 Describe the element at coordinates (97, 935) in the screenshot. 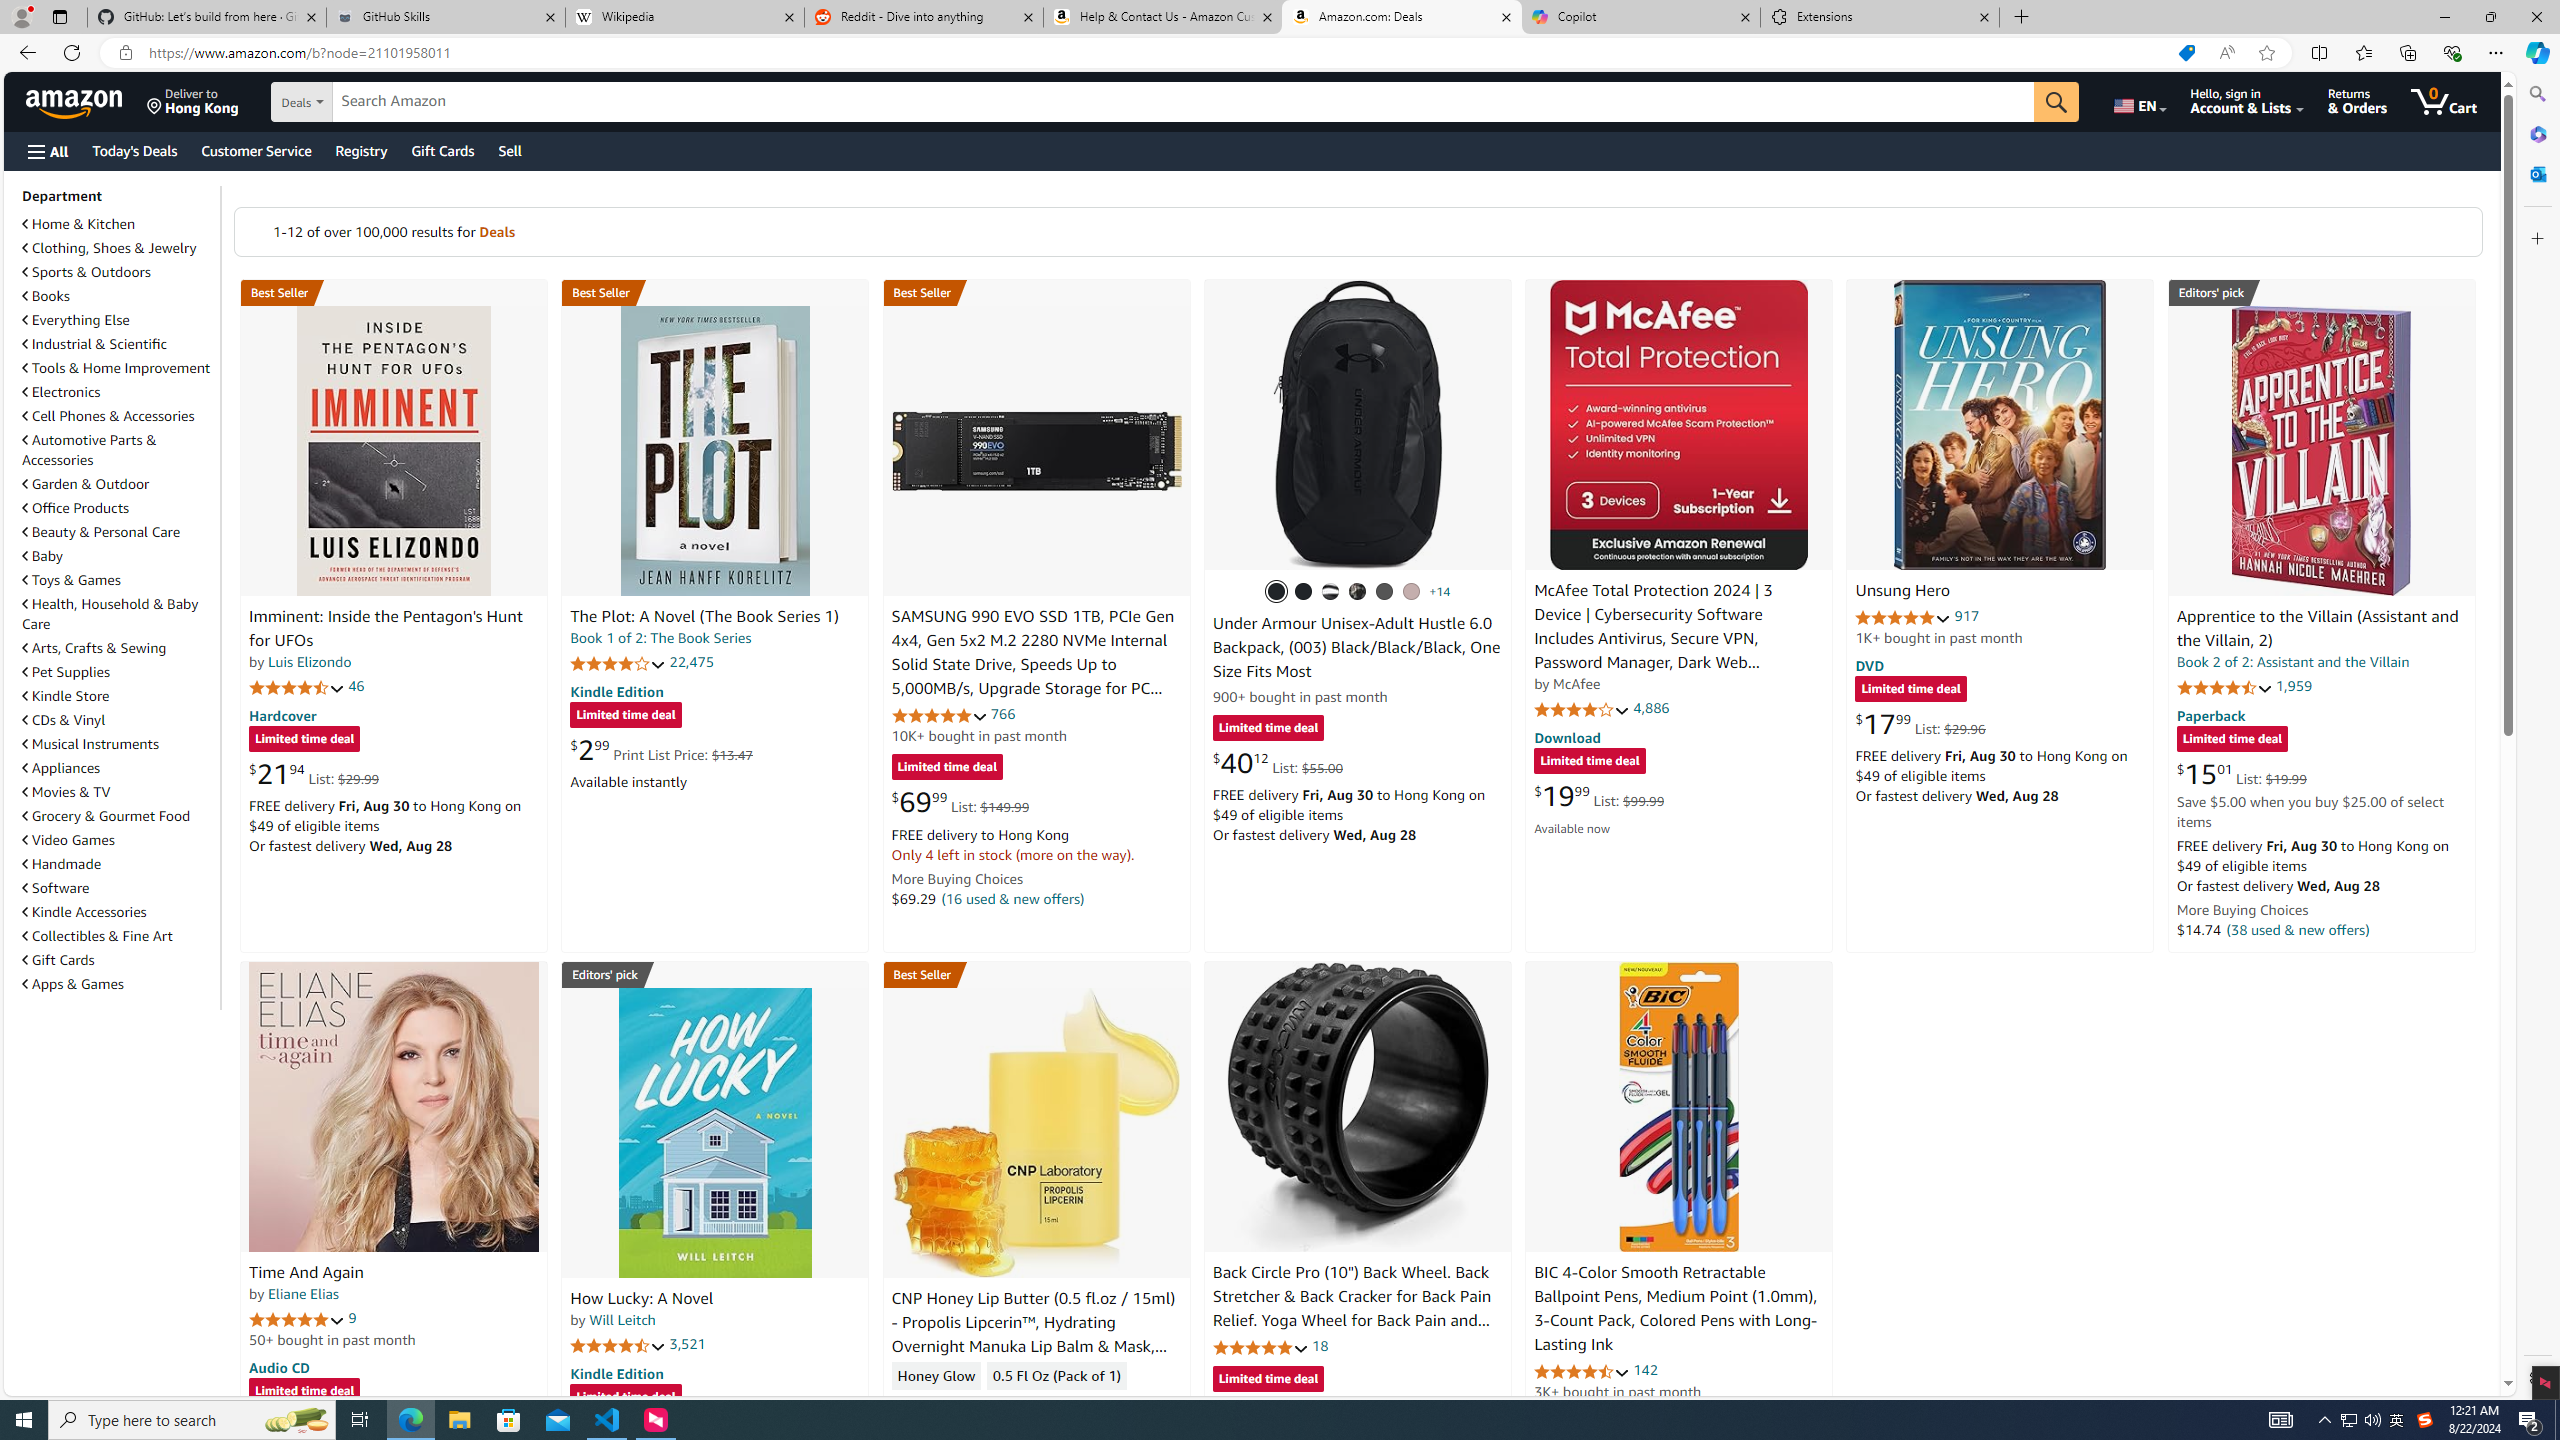

I see `'Collectibles & Fine Art'` at that location.